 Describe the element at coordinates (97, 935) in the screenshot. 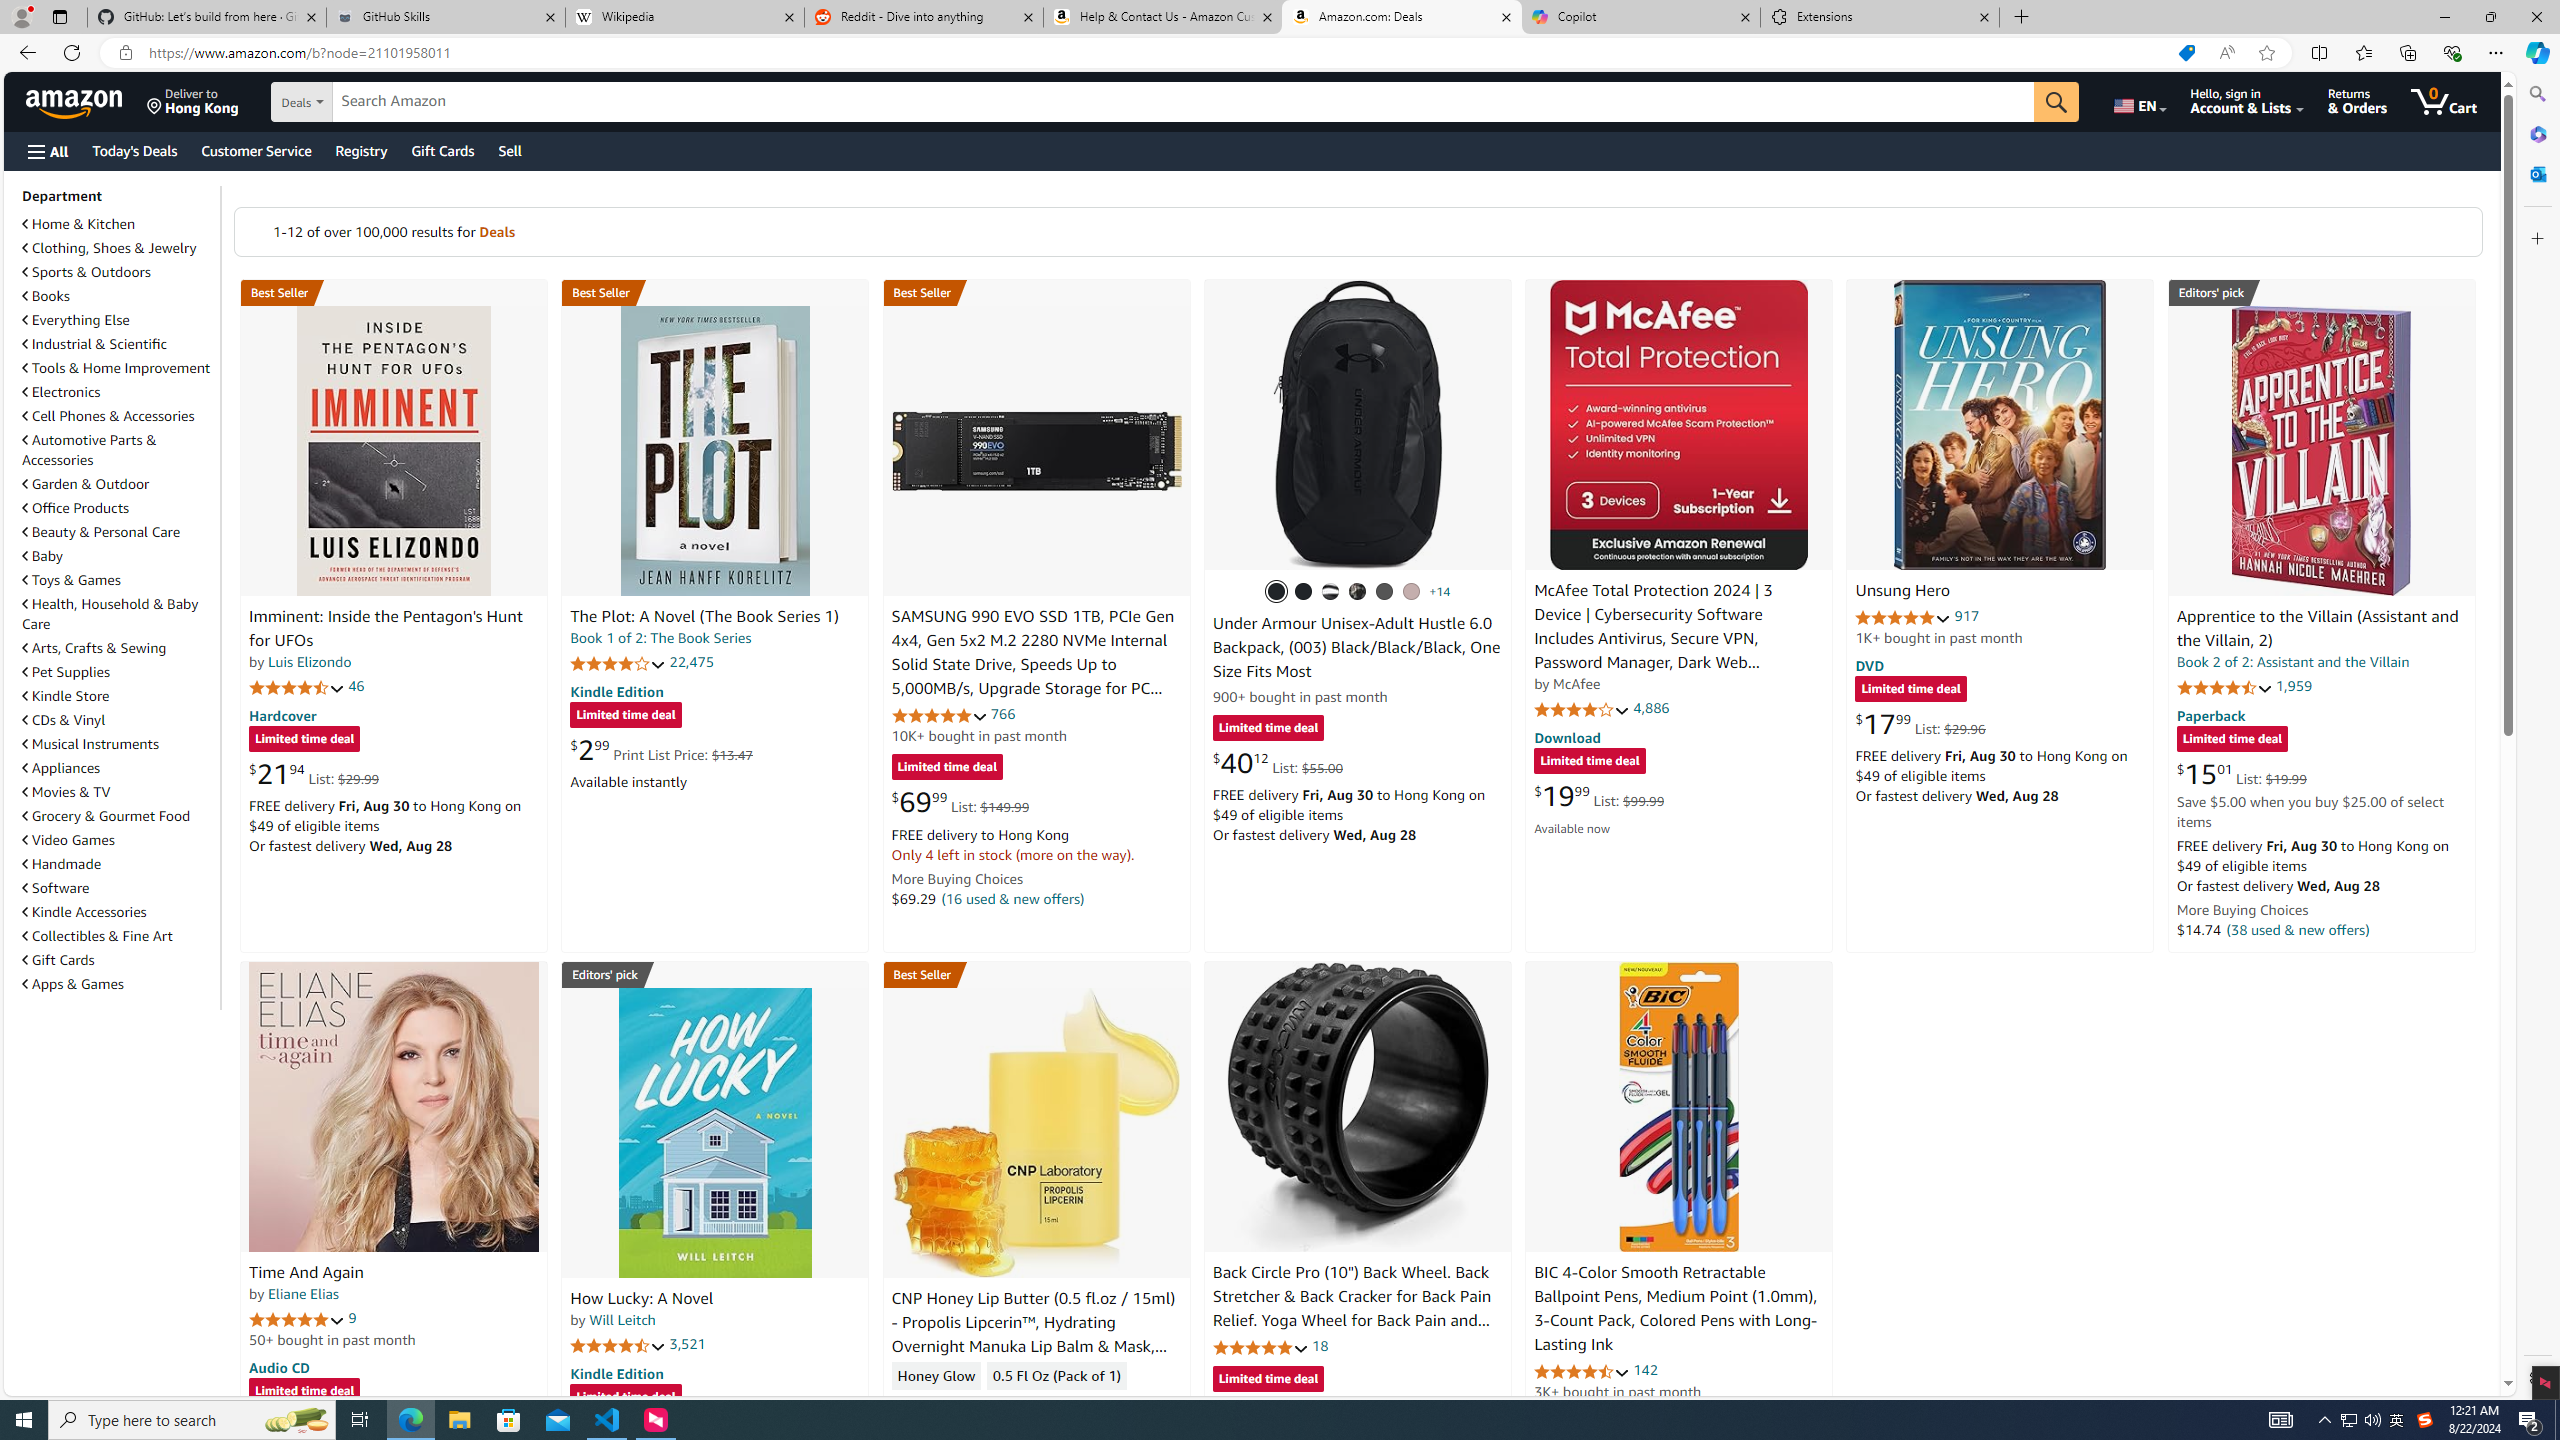

I see `'Collectibles & Fine Art'` at that location.